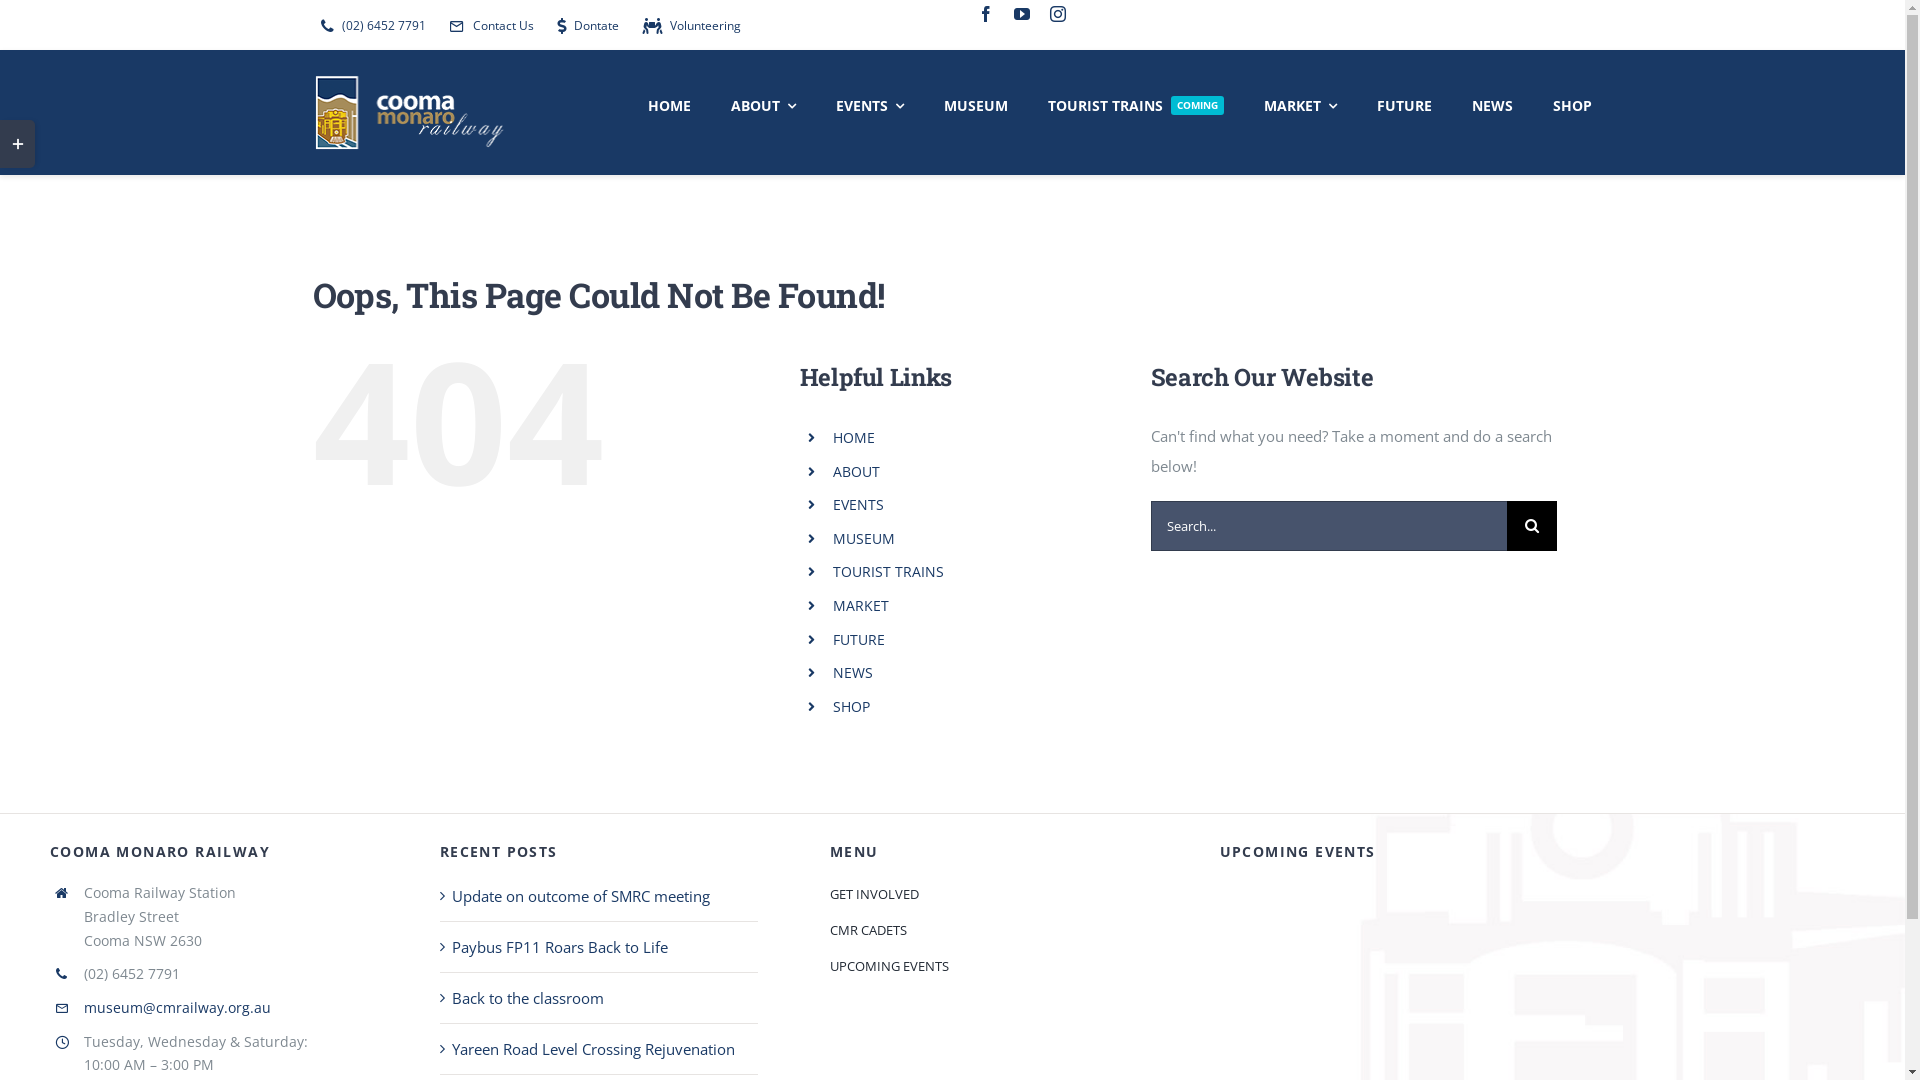 Image resolution: width=1920 pixels, height=1080 pixels. I want to click on 'Volunteering', so click(687, 26).